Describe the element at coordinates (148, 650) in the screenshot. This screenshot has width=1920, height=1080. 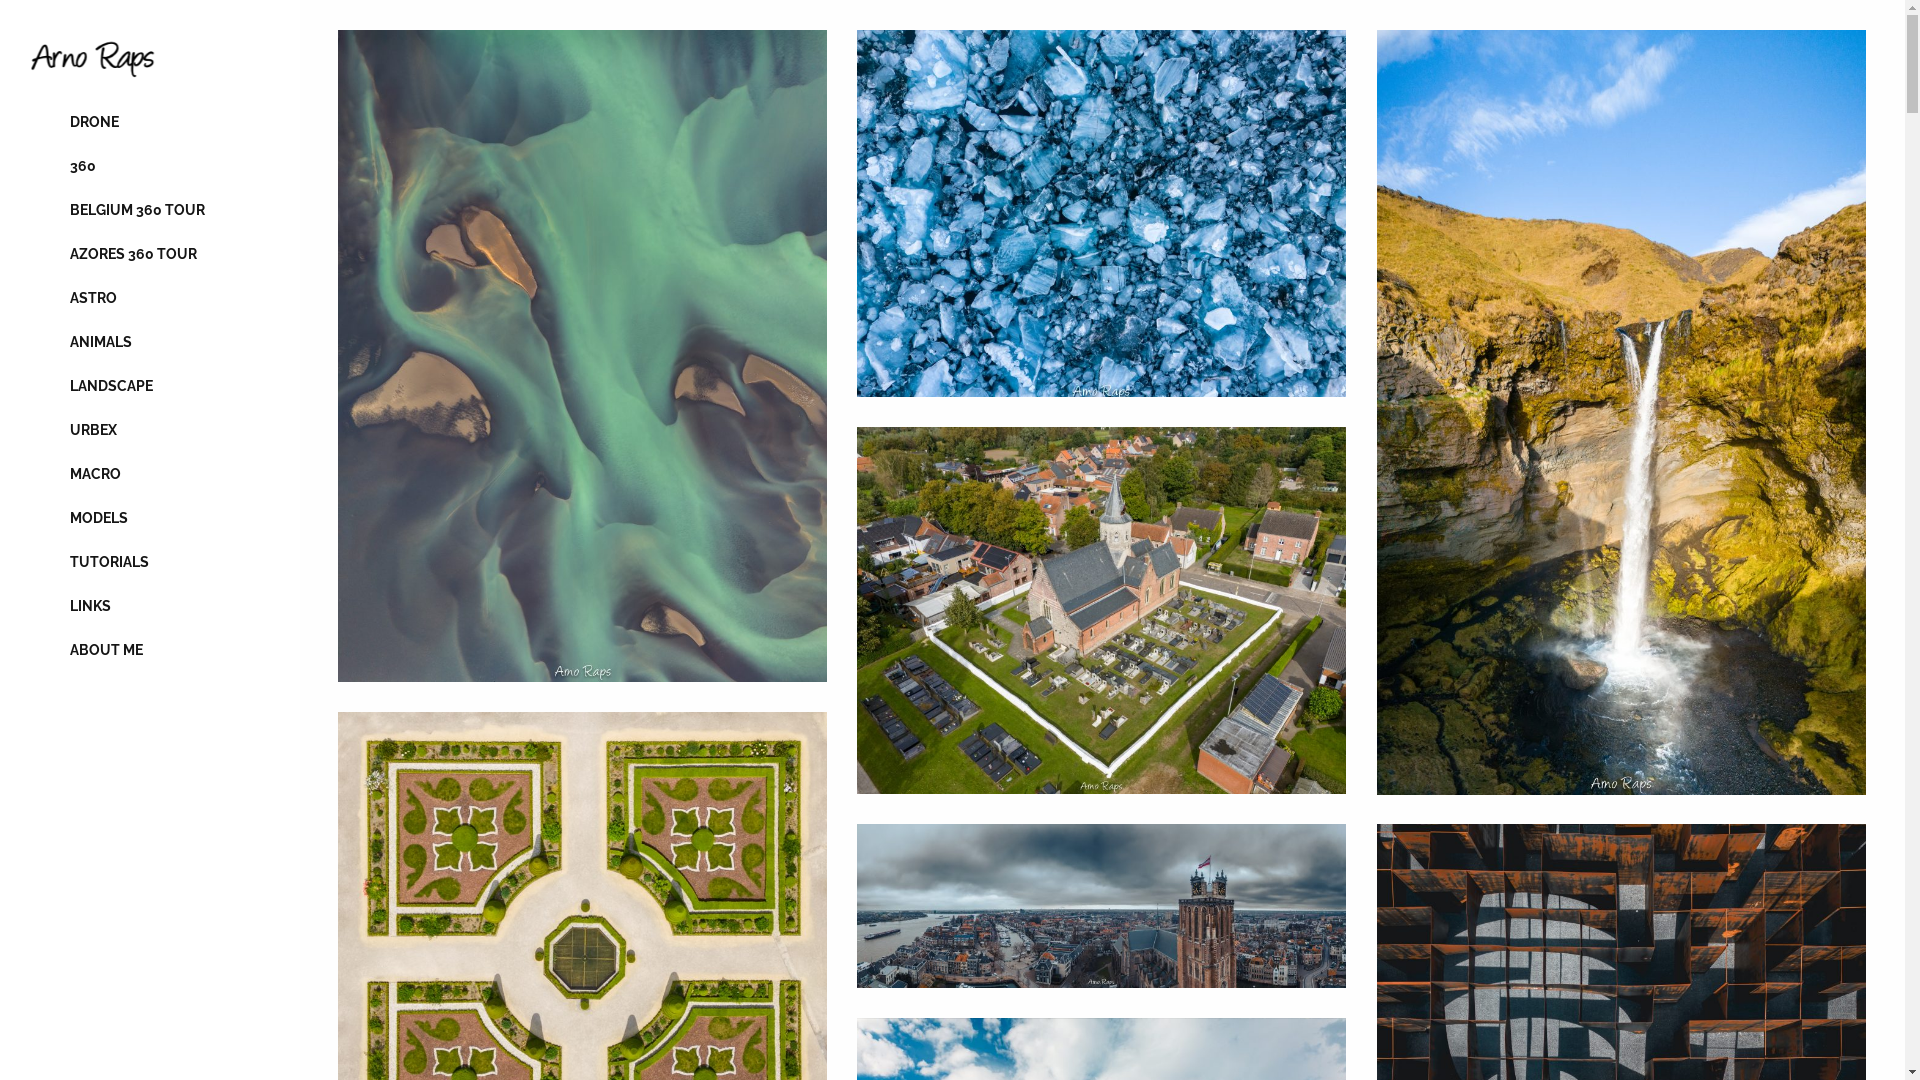
I see `'ABOUT ME'` at that location.